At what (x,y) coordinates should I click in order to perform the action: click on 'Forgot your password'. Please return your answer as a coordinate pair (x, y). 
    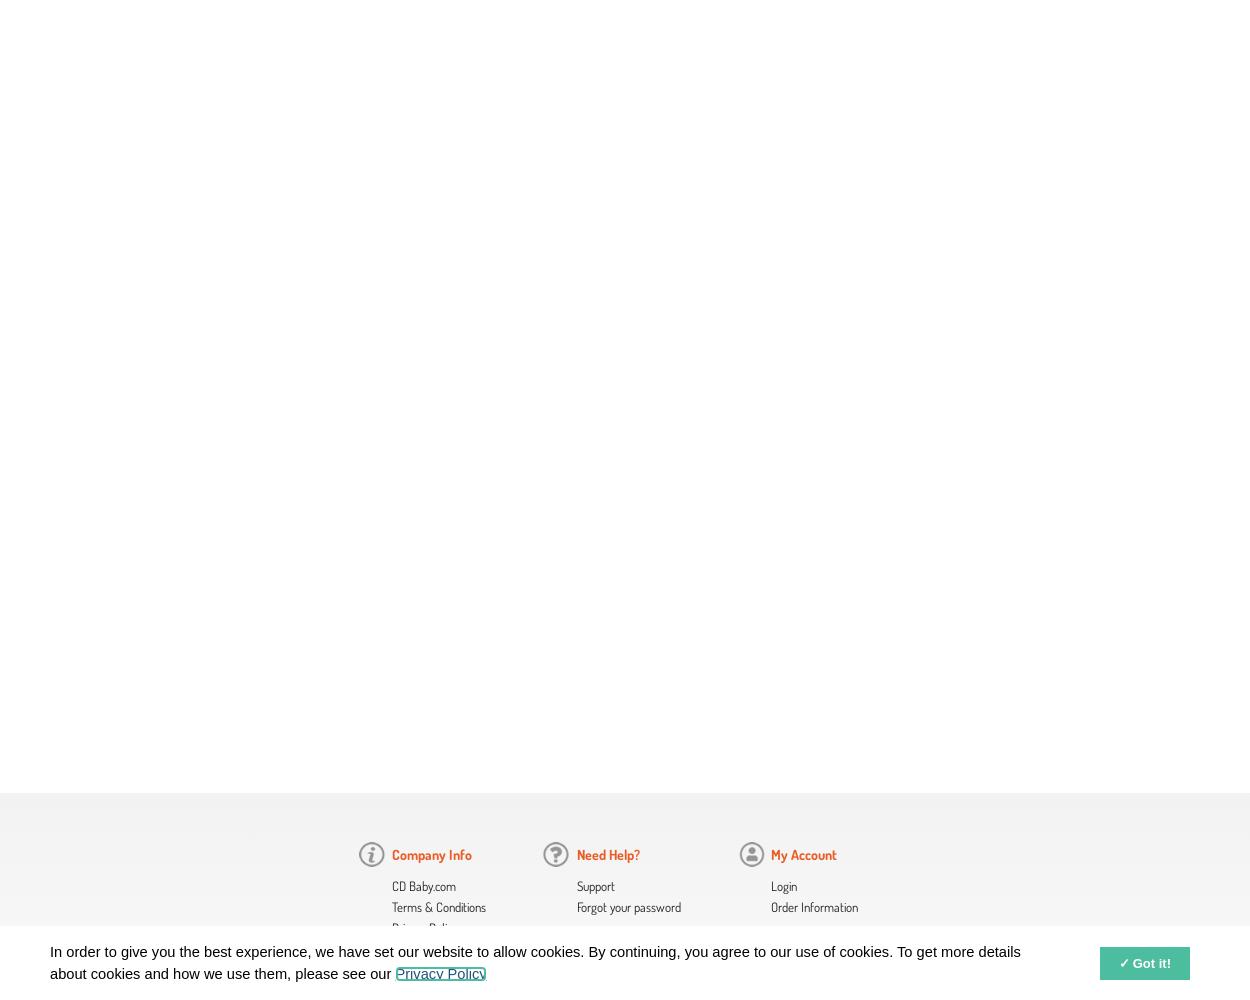
    Looking at the image, I should click on (575, 907).